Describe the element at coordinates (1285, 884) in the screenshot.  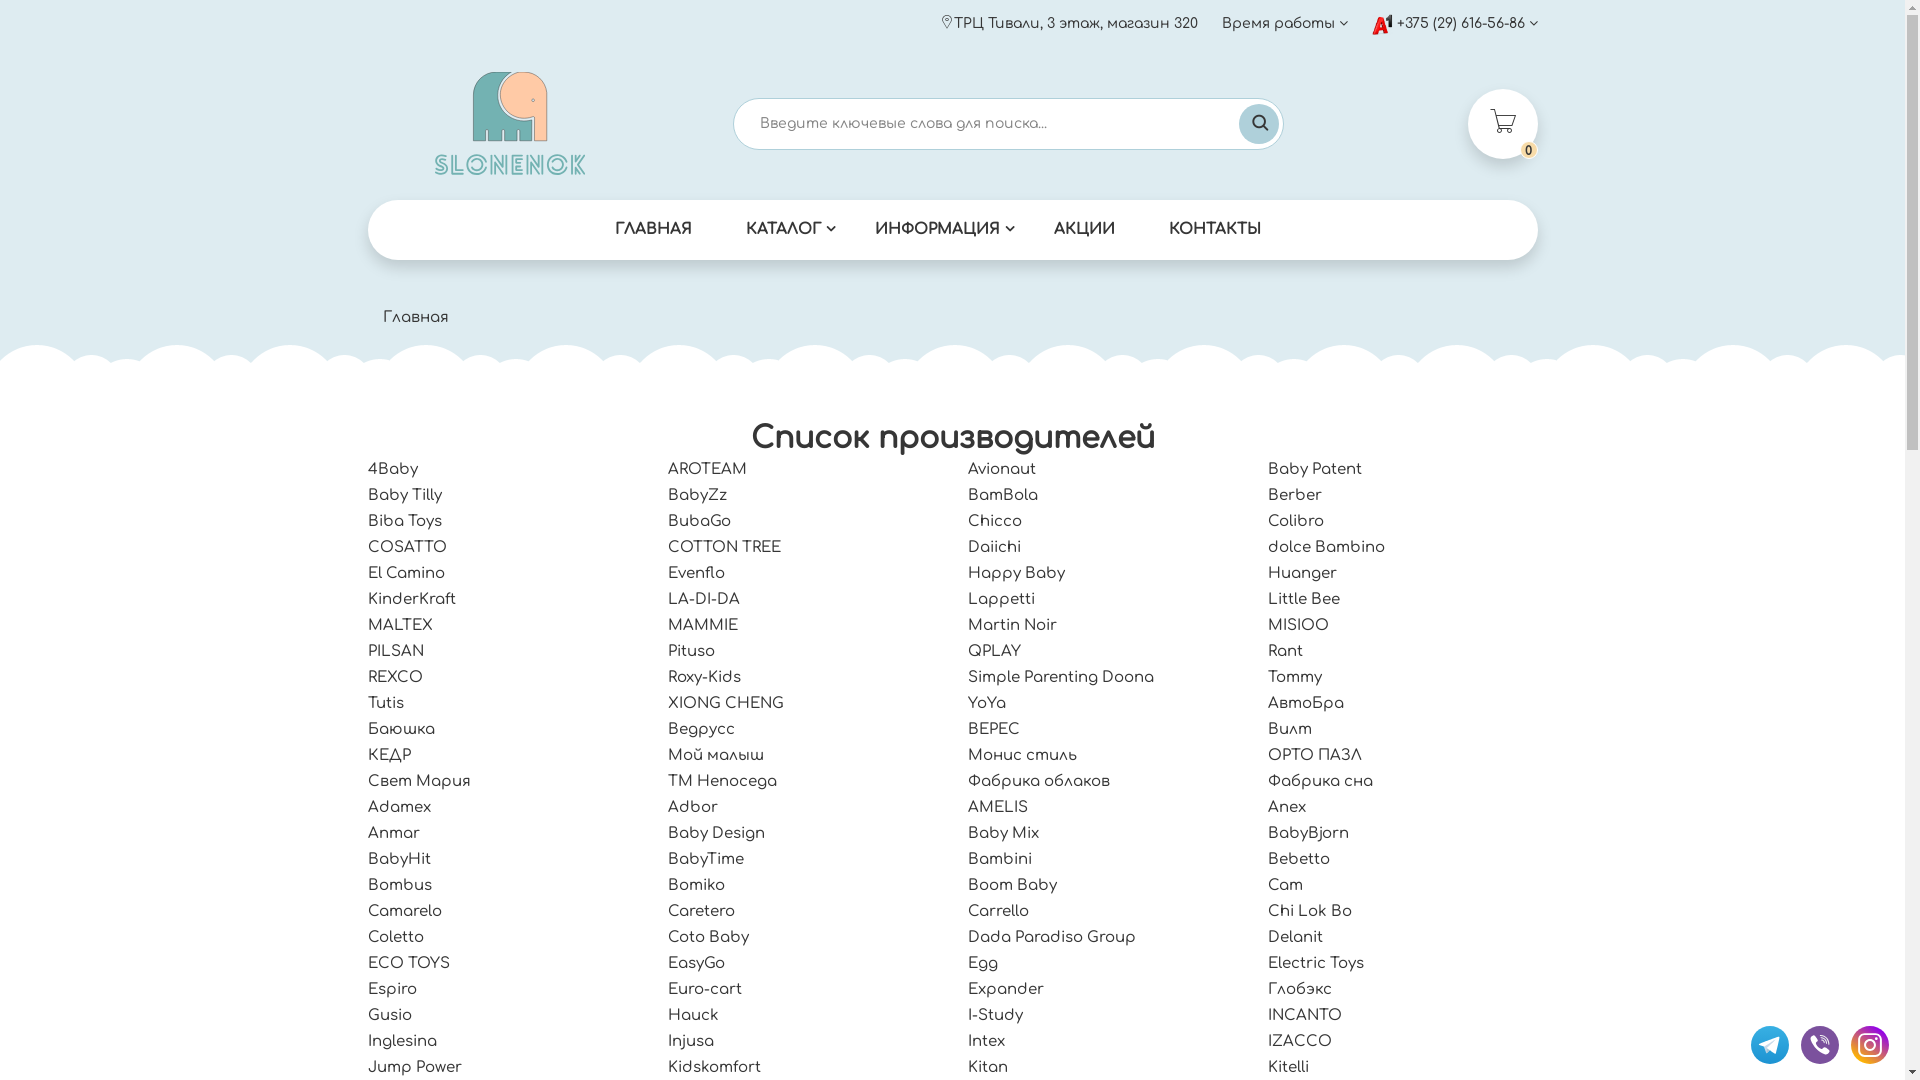
I see `'Cam'` at that location.